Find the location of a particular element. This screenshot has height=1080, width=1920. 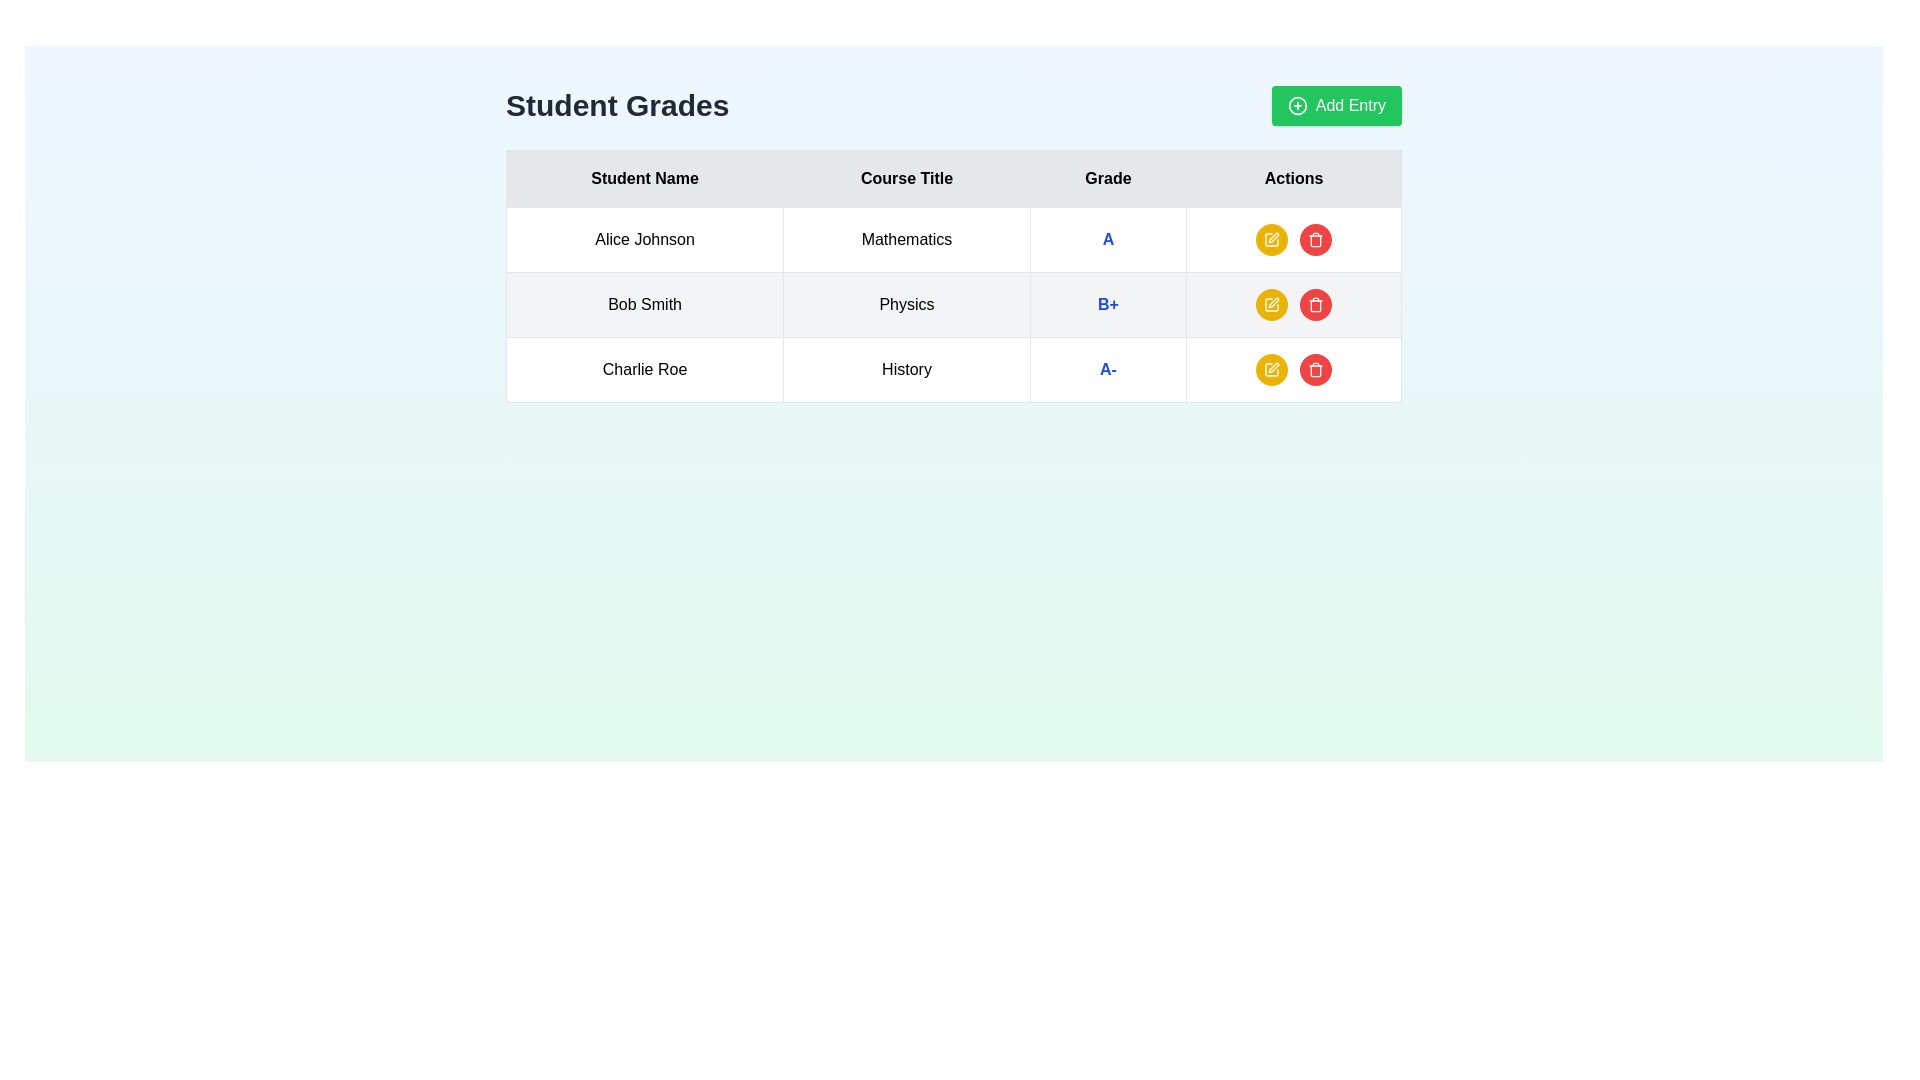

the delete button in the 'Actions' column of the first row of the table is located at coordinates (1315, 238).